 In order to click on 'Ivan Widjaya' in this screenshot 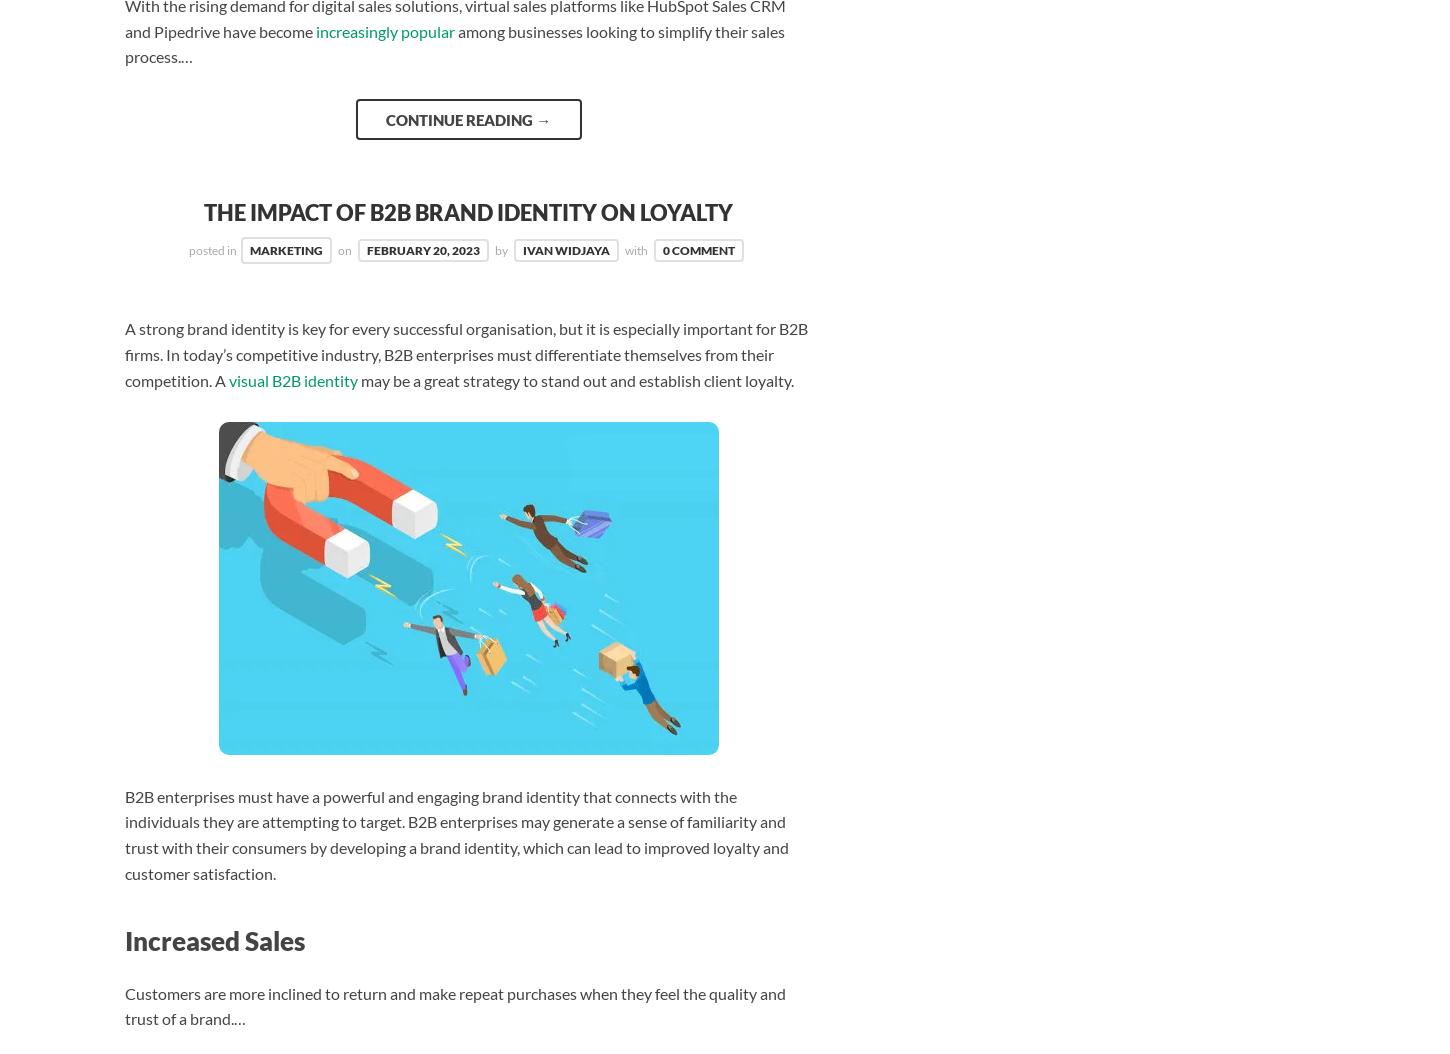, I will do `click(523, 250)`.